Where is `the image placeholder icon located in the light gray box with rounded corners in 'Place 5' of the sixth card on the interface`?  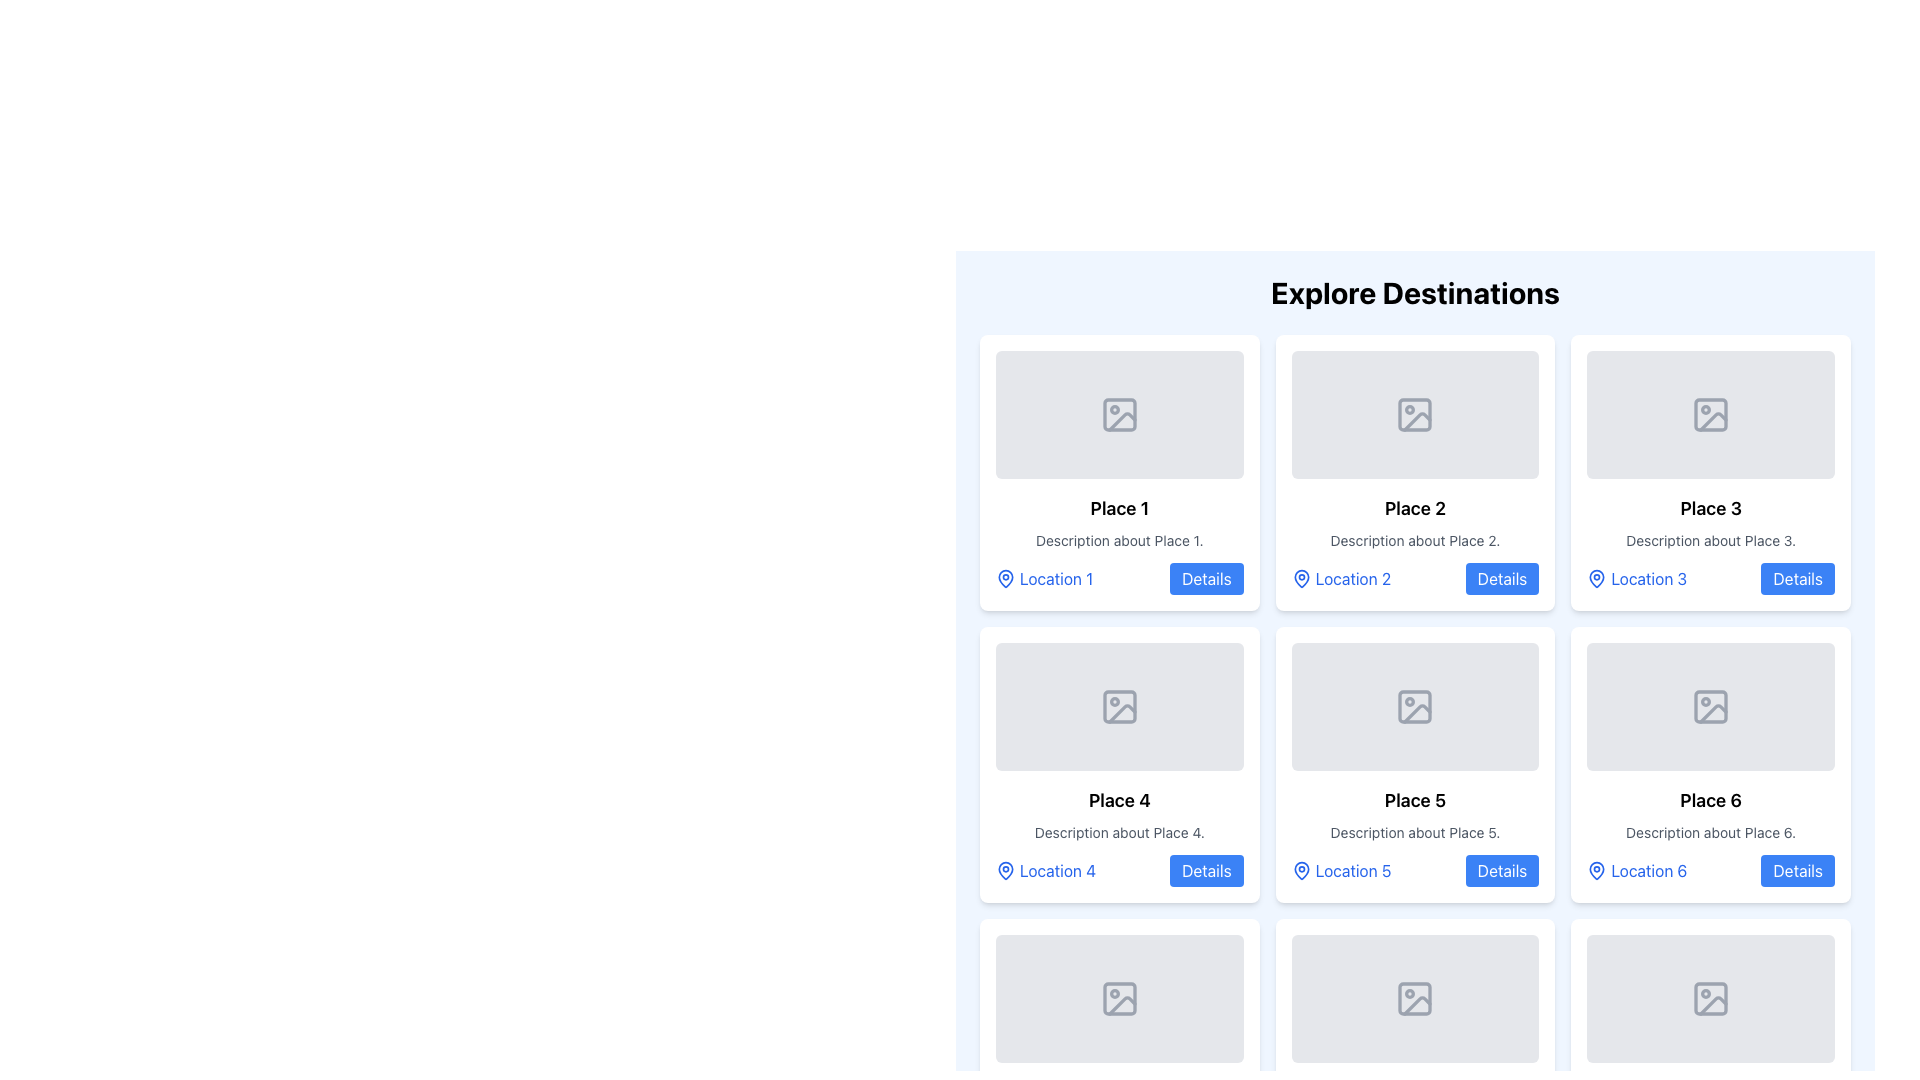 the image placeholder icon located in the light gray box with rounded corners in 'Place 5' of the sixth card on the interface is located at coordinates (1118, 999).